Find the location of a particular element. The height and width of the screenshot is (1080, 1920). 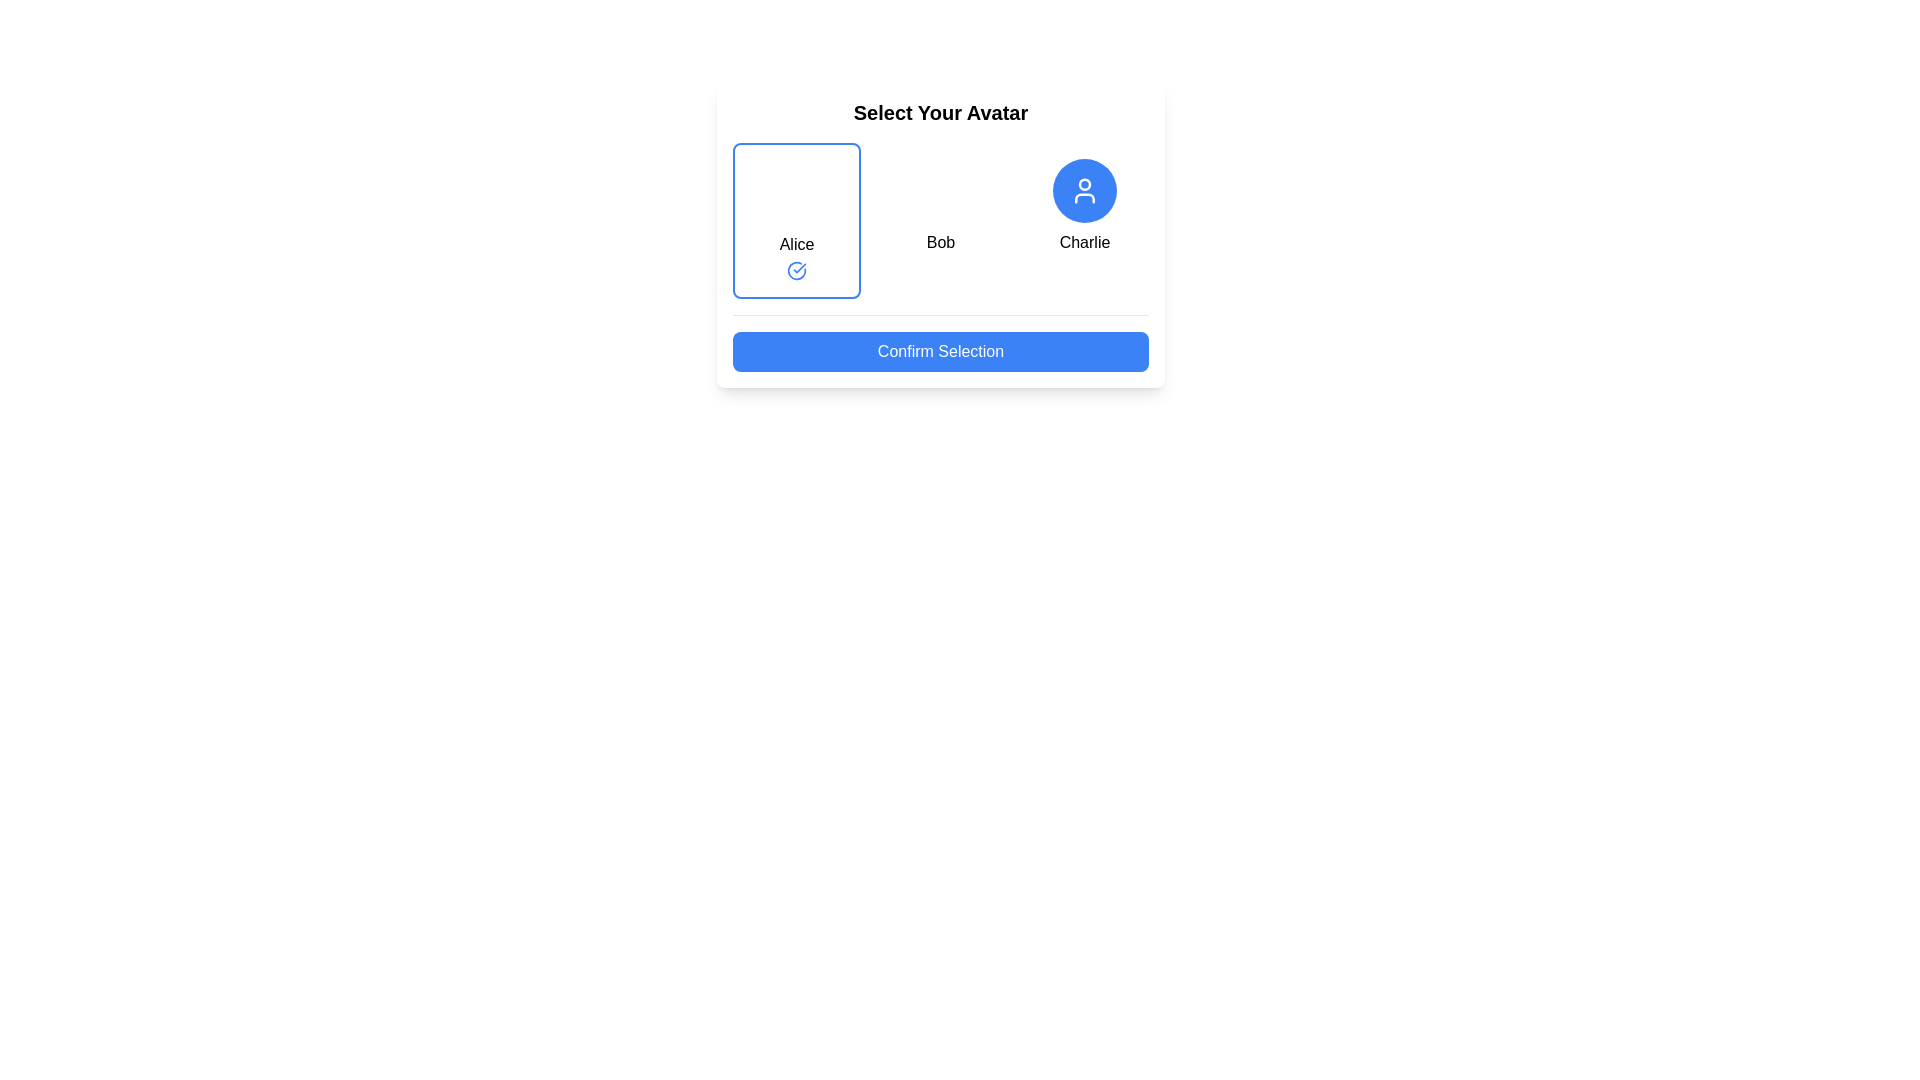

the confirmation button at the bottom center of the avatar selection section to finalize the user's avatar choice is located at coordinates (939, 350).